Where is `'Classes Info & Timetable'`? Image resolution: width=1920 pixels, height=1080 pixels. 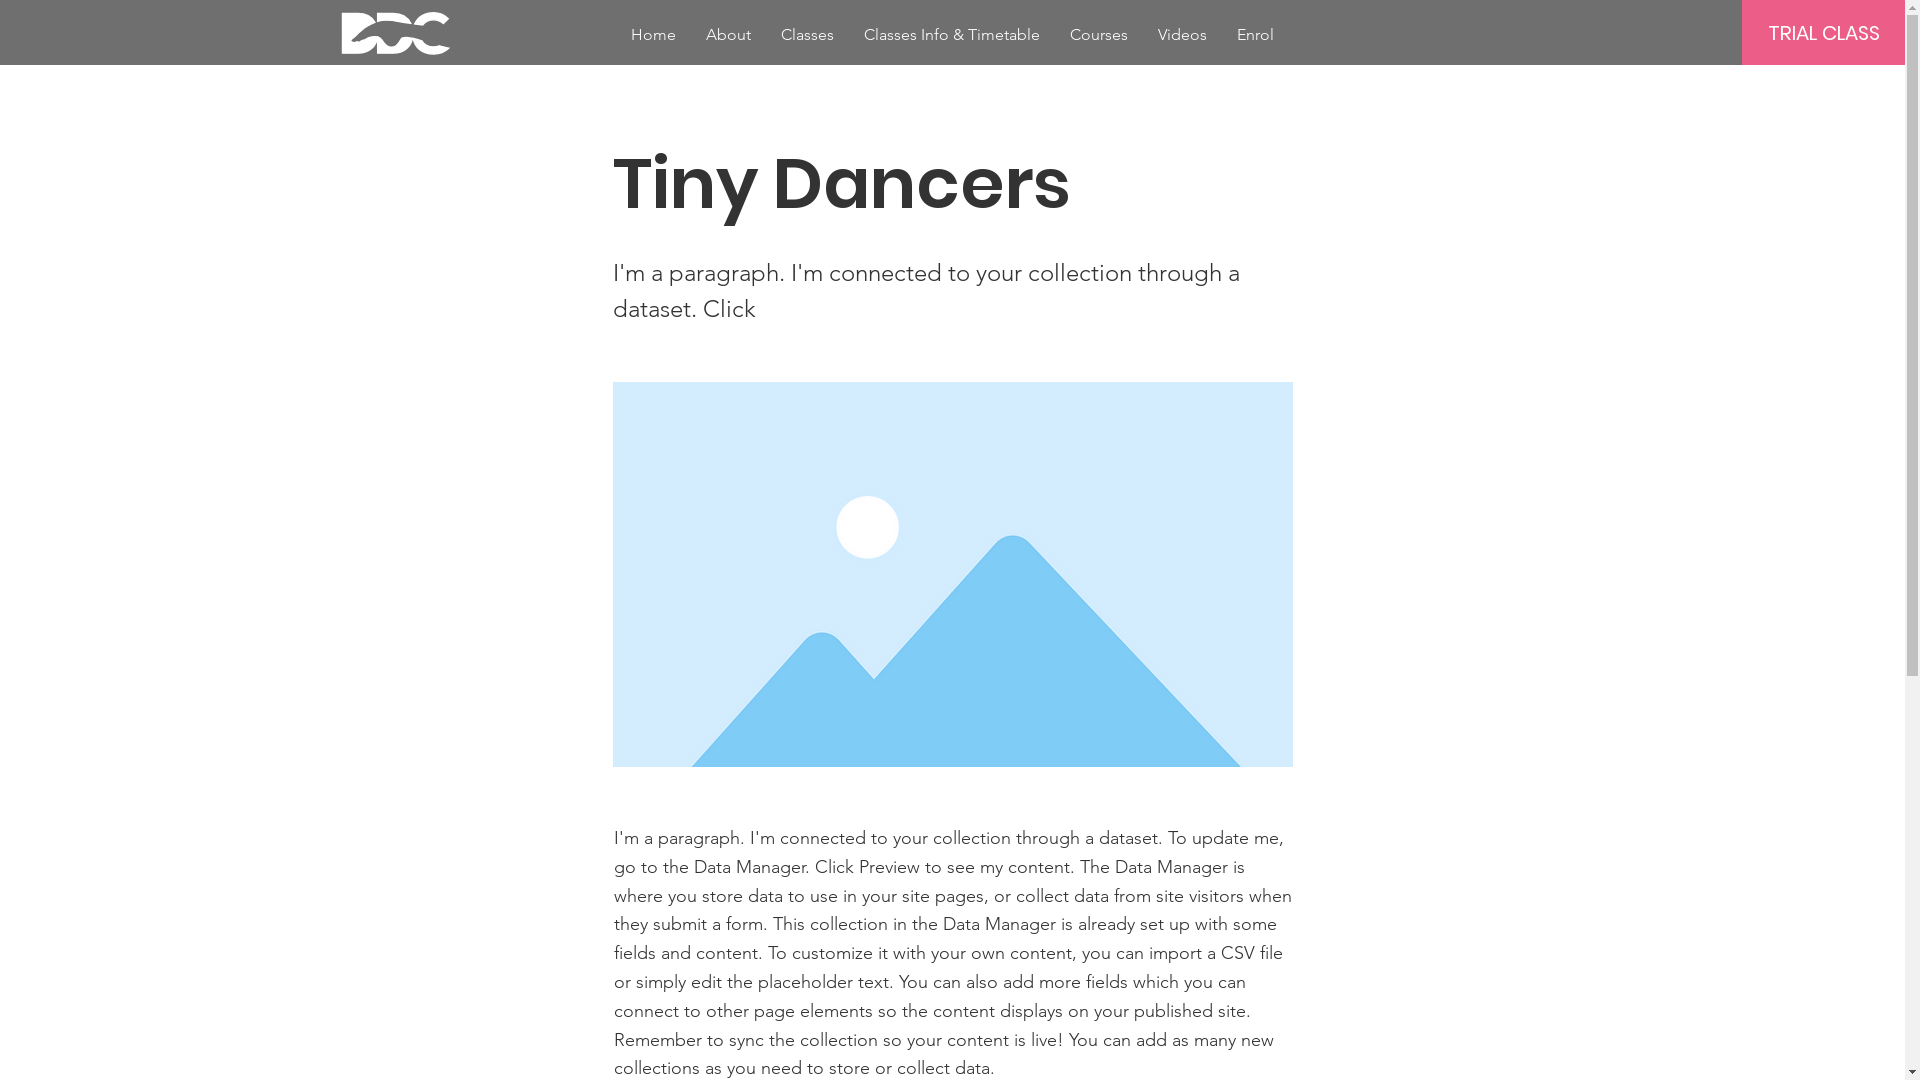
'Classes Info & Timetable' is located at coordinates (950, 34).